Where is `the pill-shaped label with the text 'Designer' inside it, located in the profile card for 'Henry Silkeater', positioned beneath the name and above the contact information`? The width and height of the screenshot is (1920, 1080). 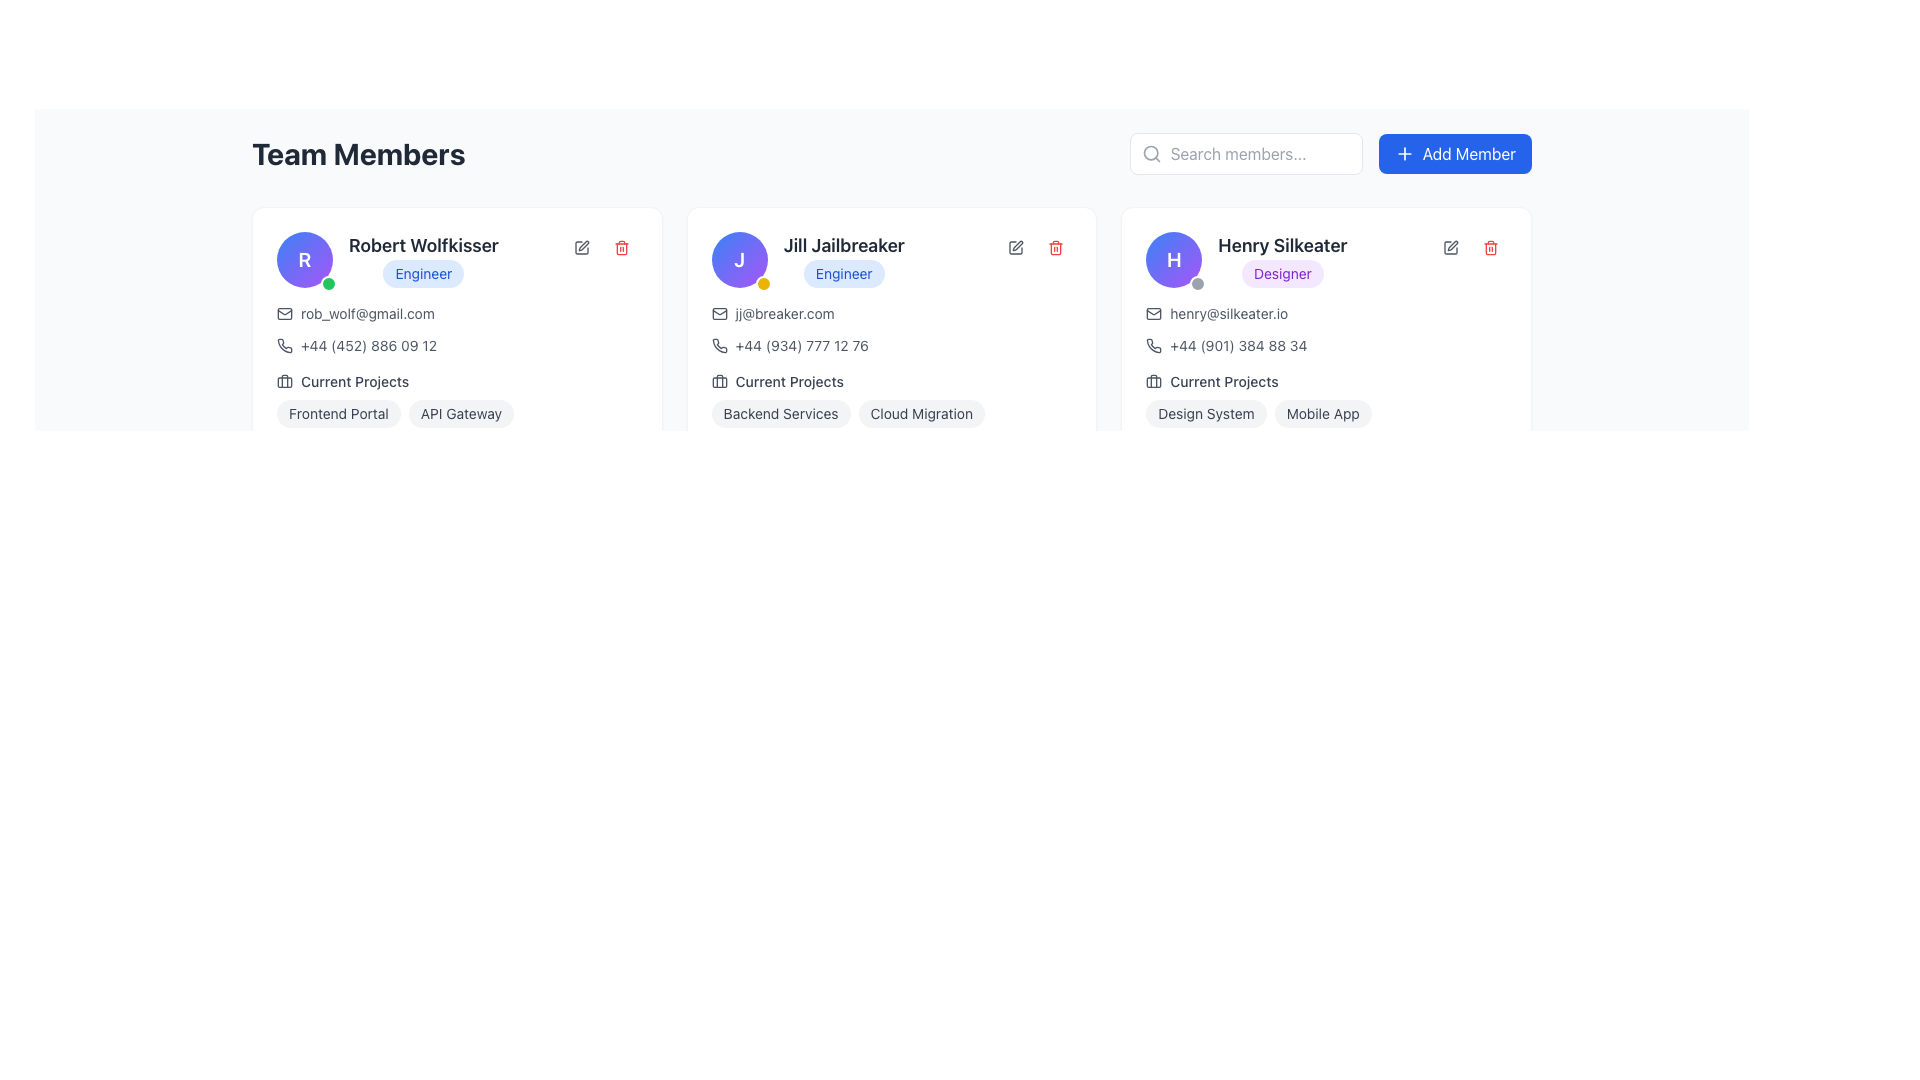 the pill-shaped label with the text 'Designer' inside it, located in the profile card for 'Henry Silkeater', positioned beneath the name and above the contact information is located at coordinates (1282, 273).